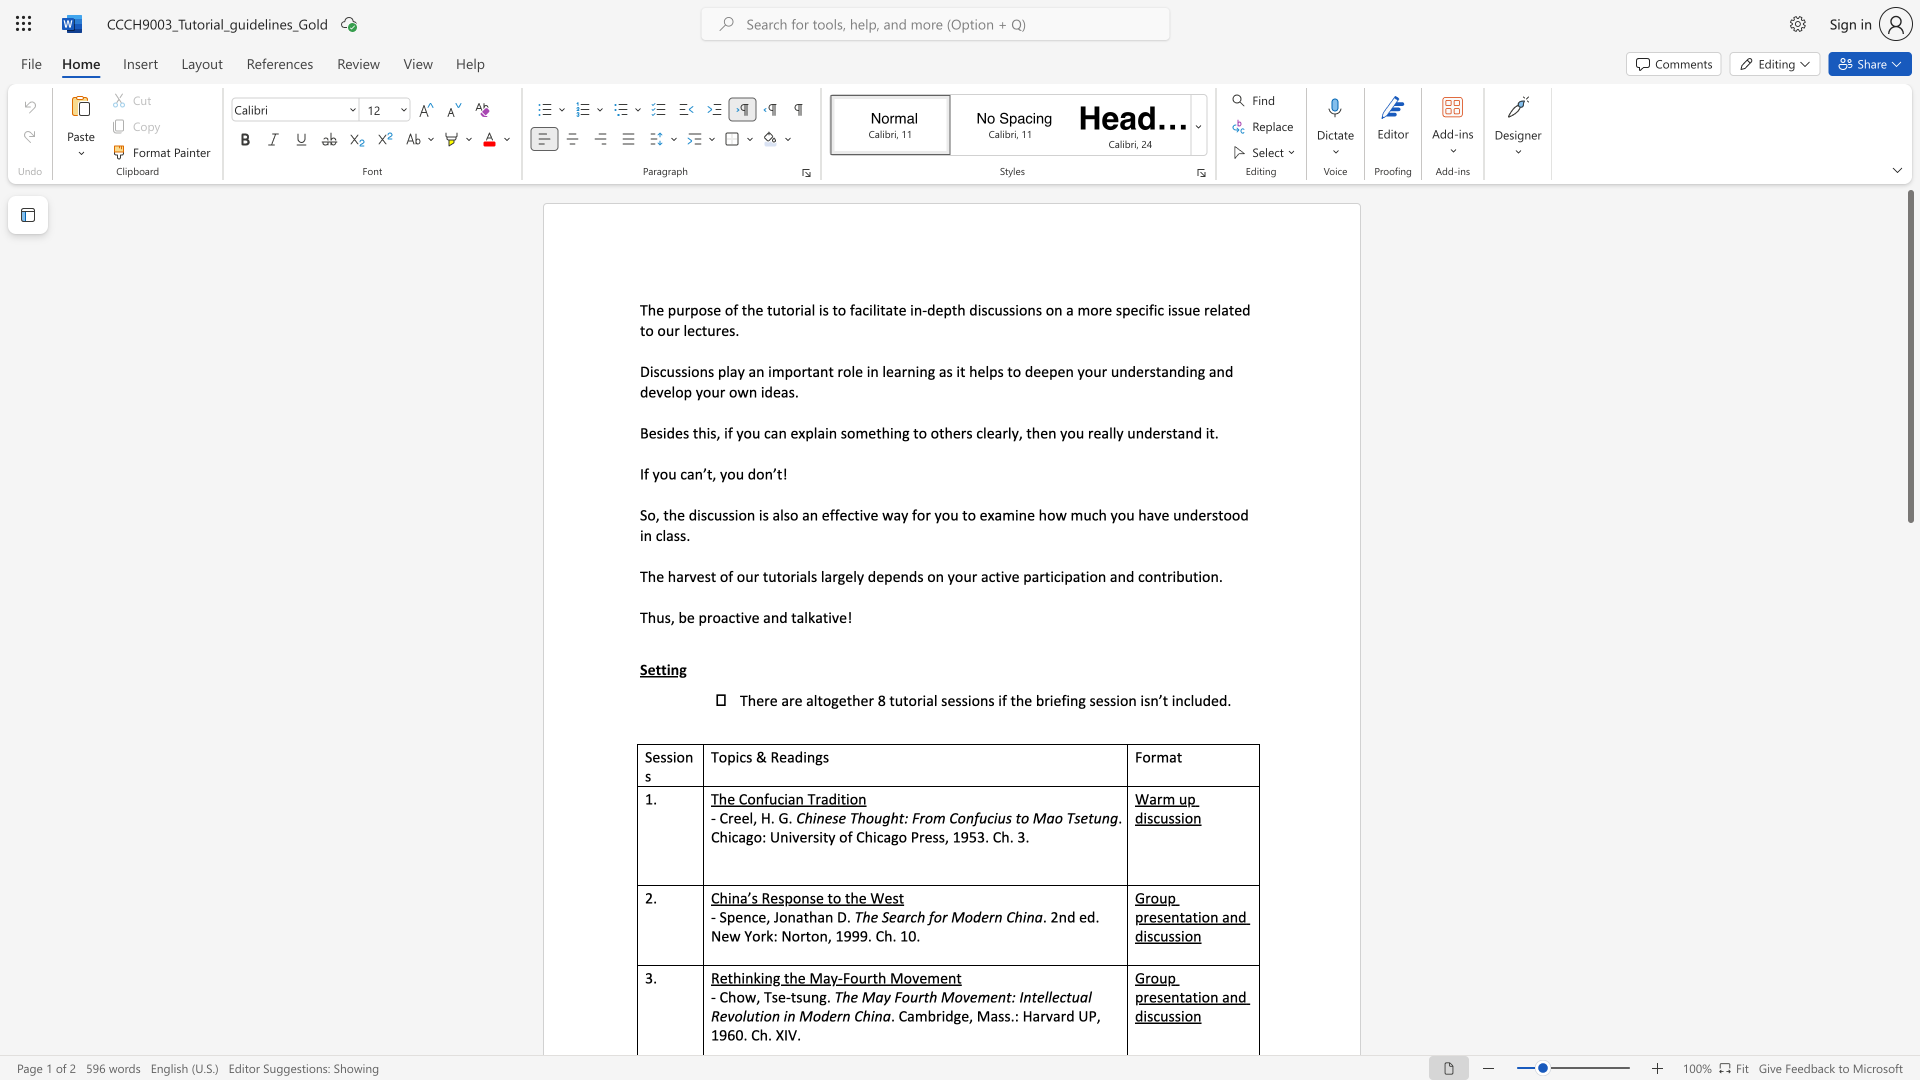 This screenshot has height=1080, width=1920. Describe the element at coordinates (1909, 849) in the screenshot. I see `the scrollbar to move the page downward` at that location.